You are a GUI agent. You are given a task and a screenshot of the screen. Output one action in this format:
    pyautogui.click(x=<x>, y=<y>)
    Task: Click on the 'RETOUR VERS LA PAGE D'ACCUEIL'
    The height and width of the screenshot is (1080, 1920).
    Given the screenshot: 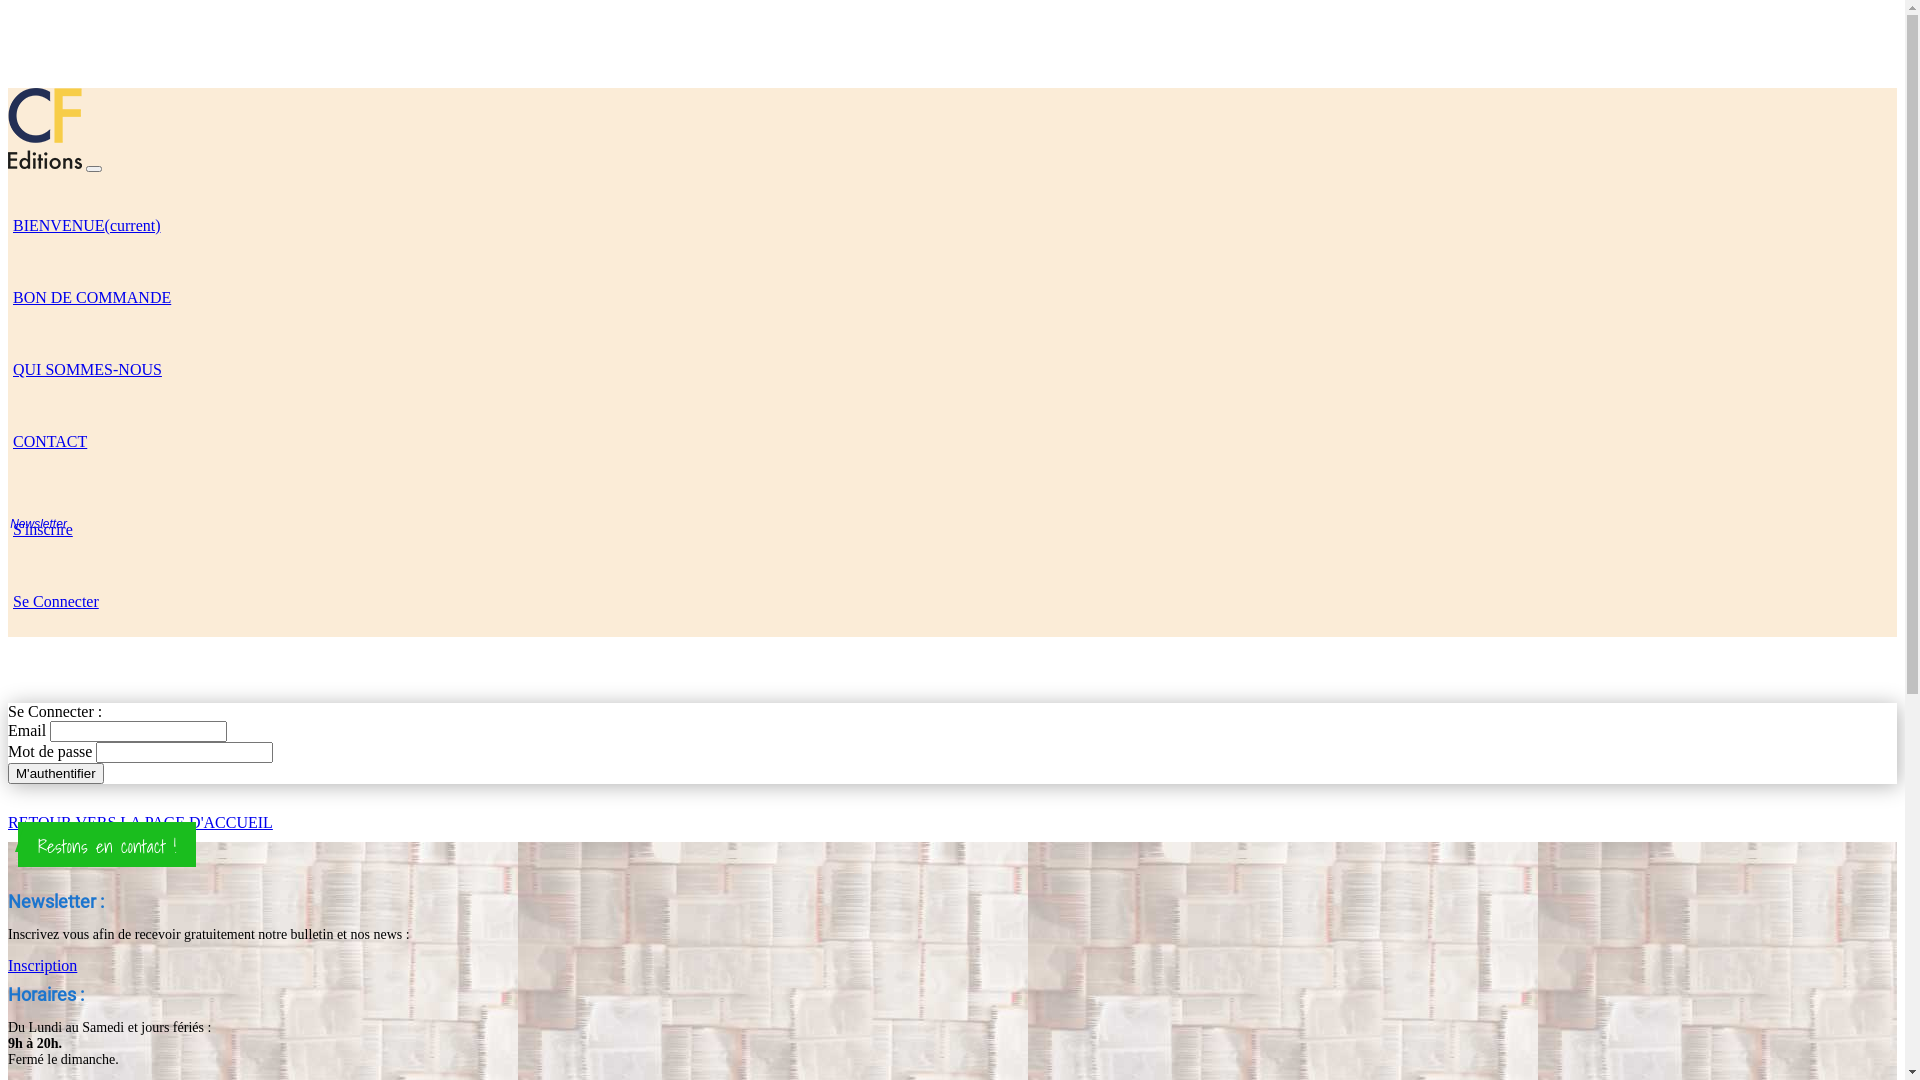 What is the action you would take?
    pyautogui.click(x=139, y=822)
    